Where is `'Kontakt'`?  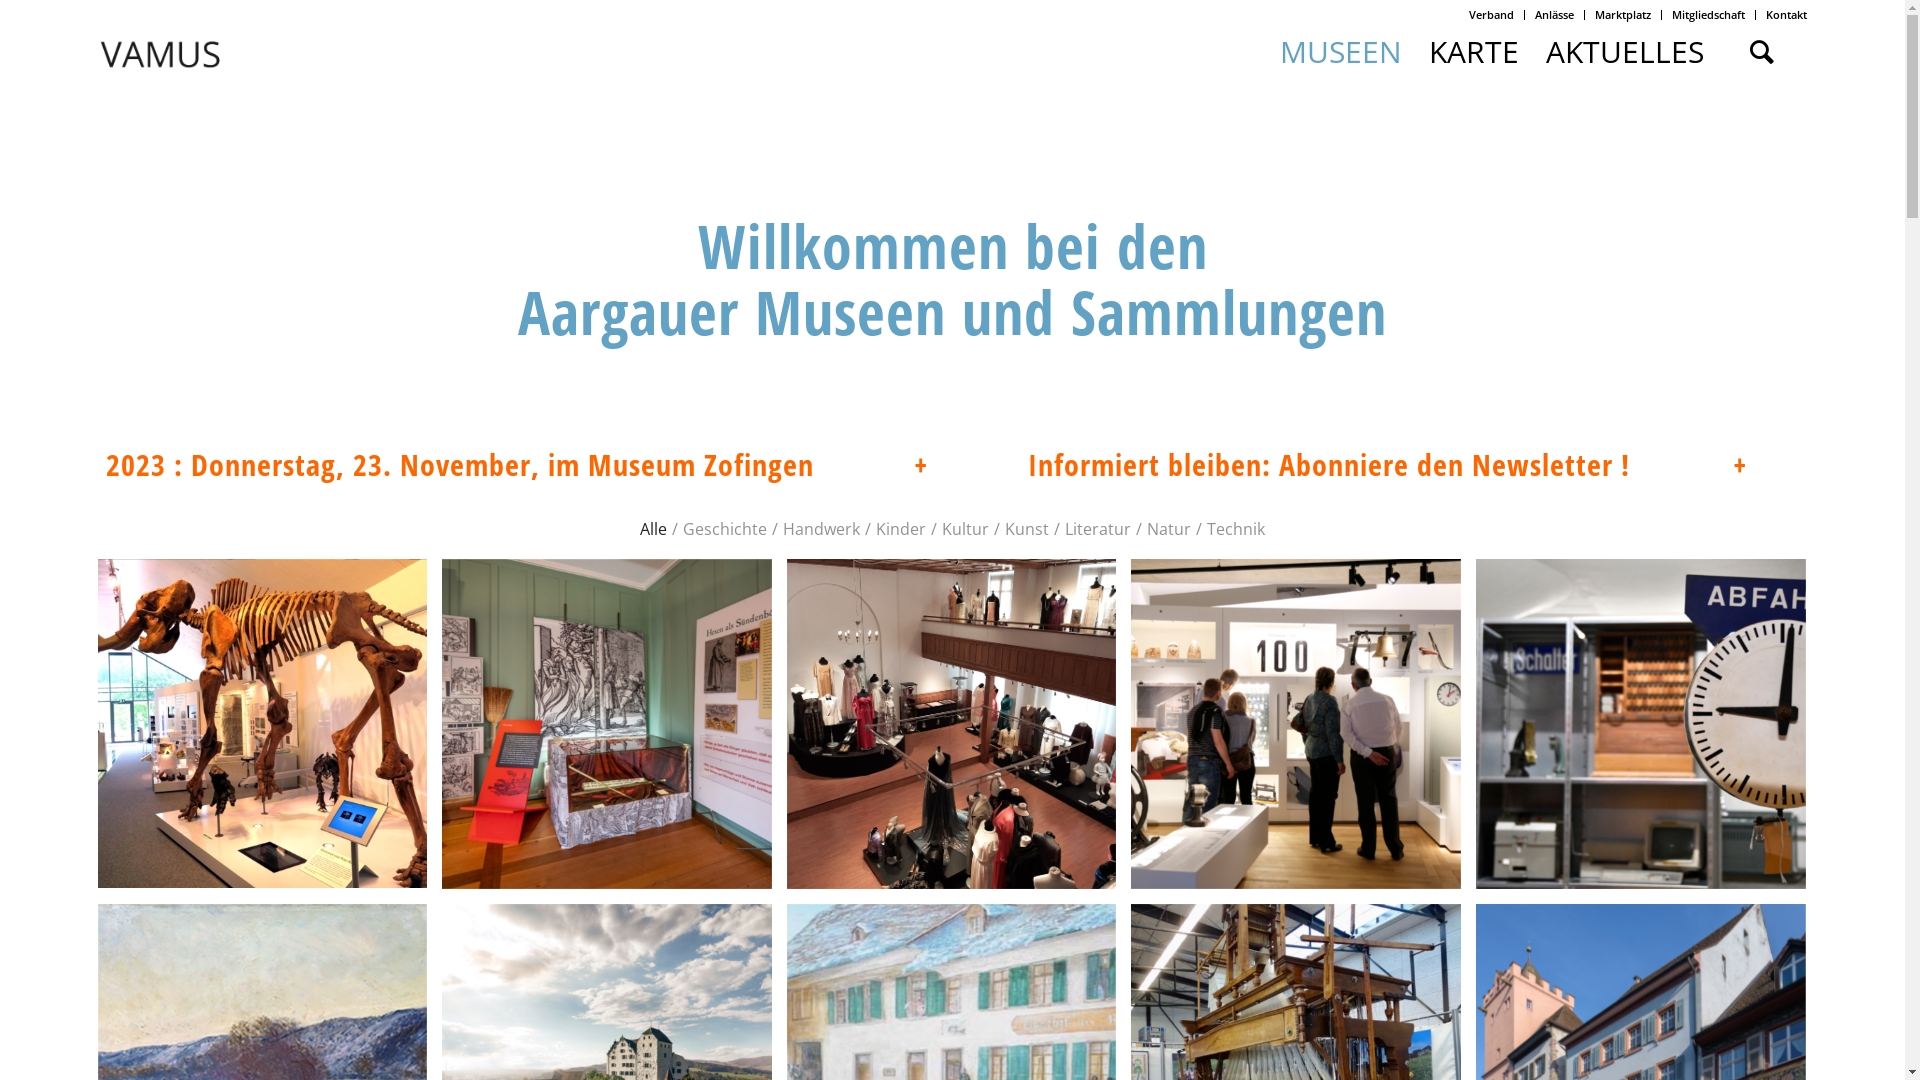
'Kontakt' is located at coordinates (1786, 14).